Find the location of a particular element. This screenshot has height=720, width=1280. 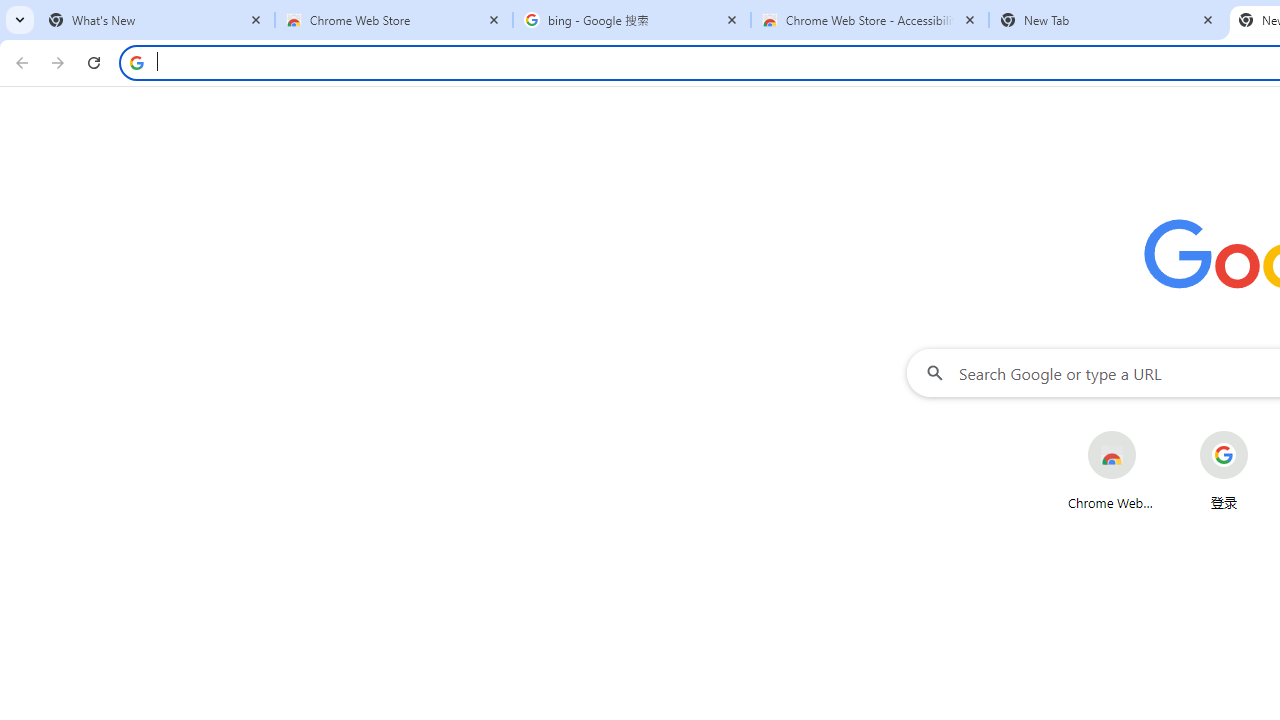

'Chrome Web Store - Accessibility' is located at coordinates (870, 20).